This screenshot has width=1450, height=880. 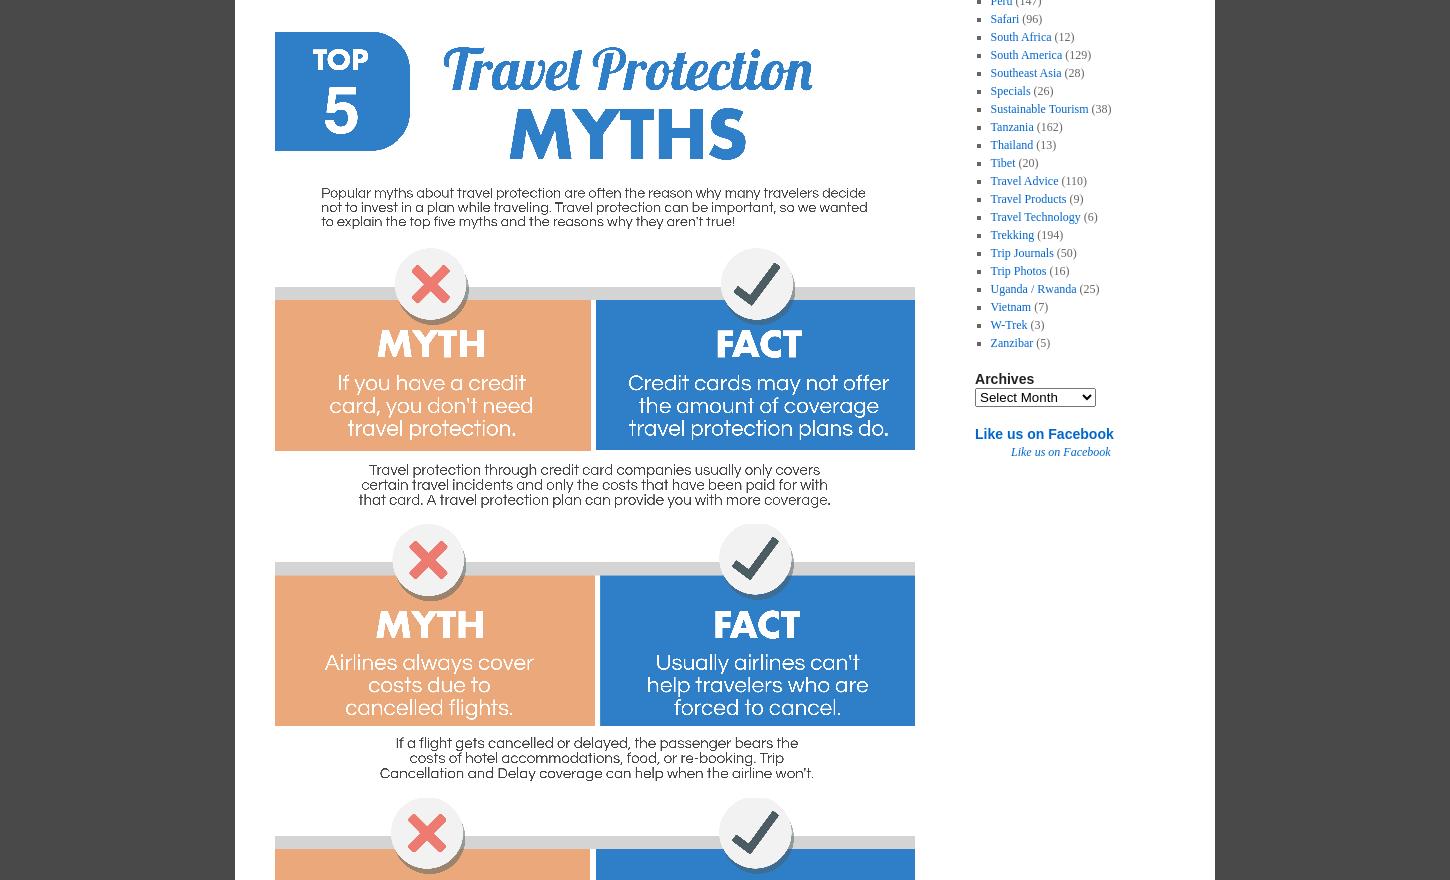 What do you see at coordinates (1030, 18) in the screenshot?
I see `'(96)'` at bounding box center [1030, 18].